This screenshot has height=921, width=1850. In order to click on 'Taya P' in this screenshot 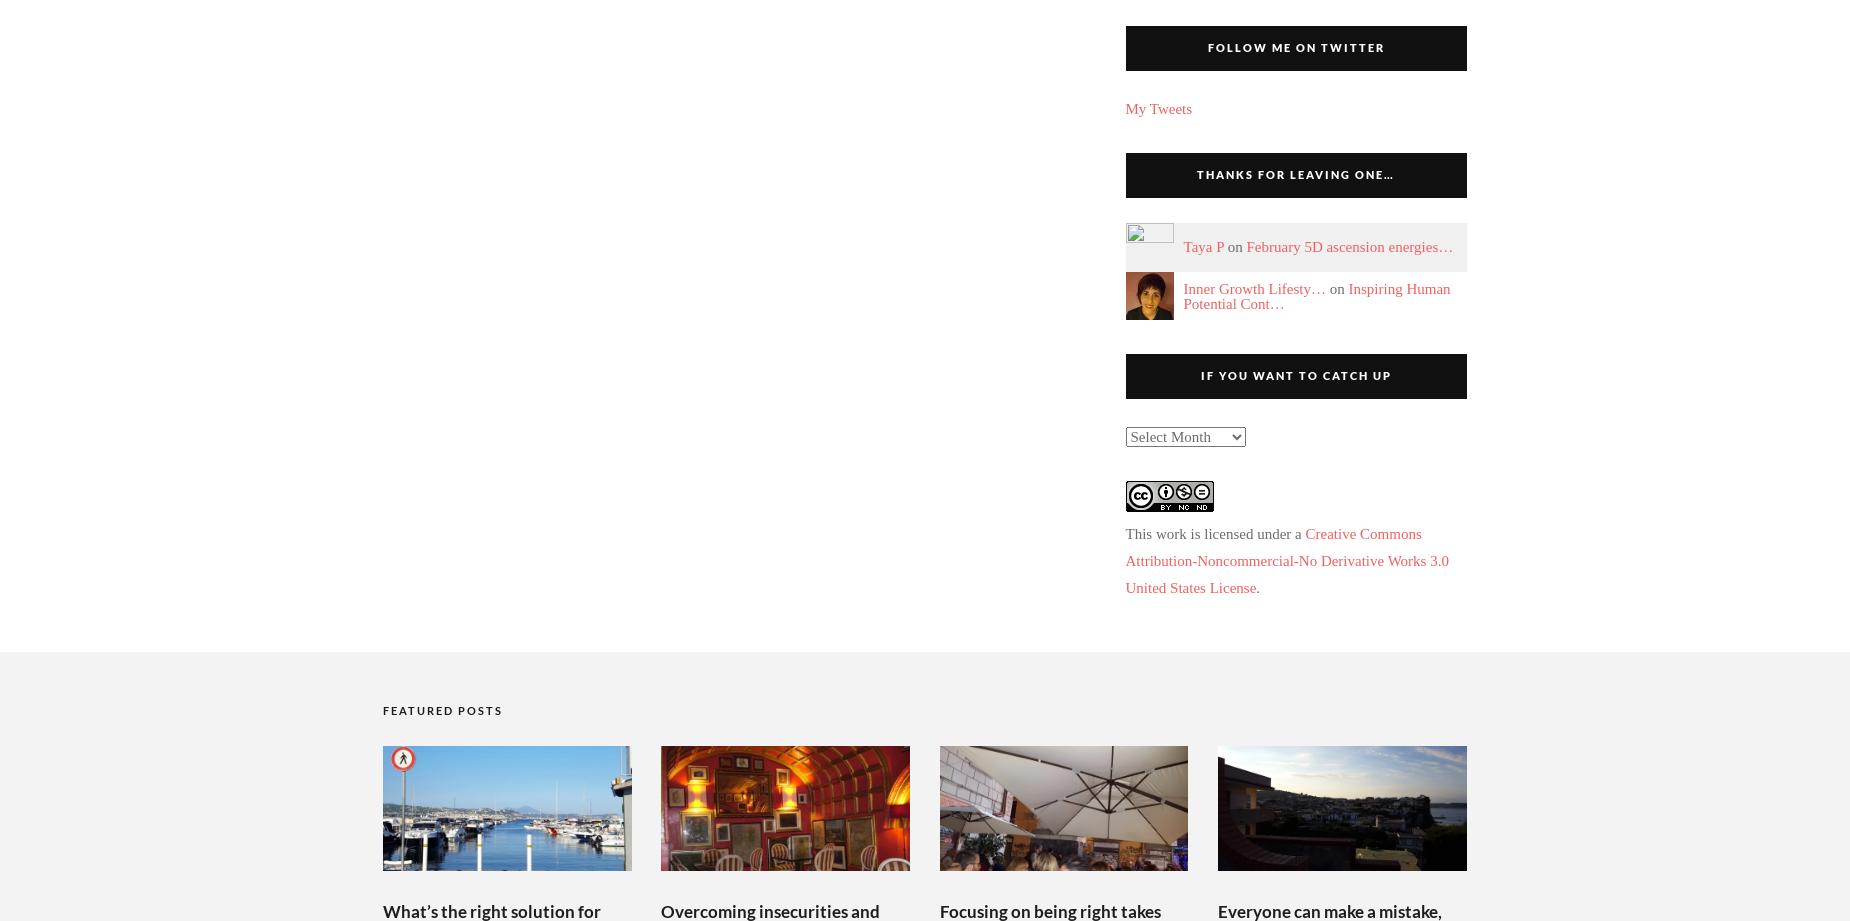, I will do `click(1202, 246)`.